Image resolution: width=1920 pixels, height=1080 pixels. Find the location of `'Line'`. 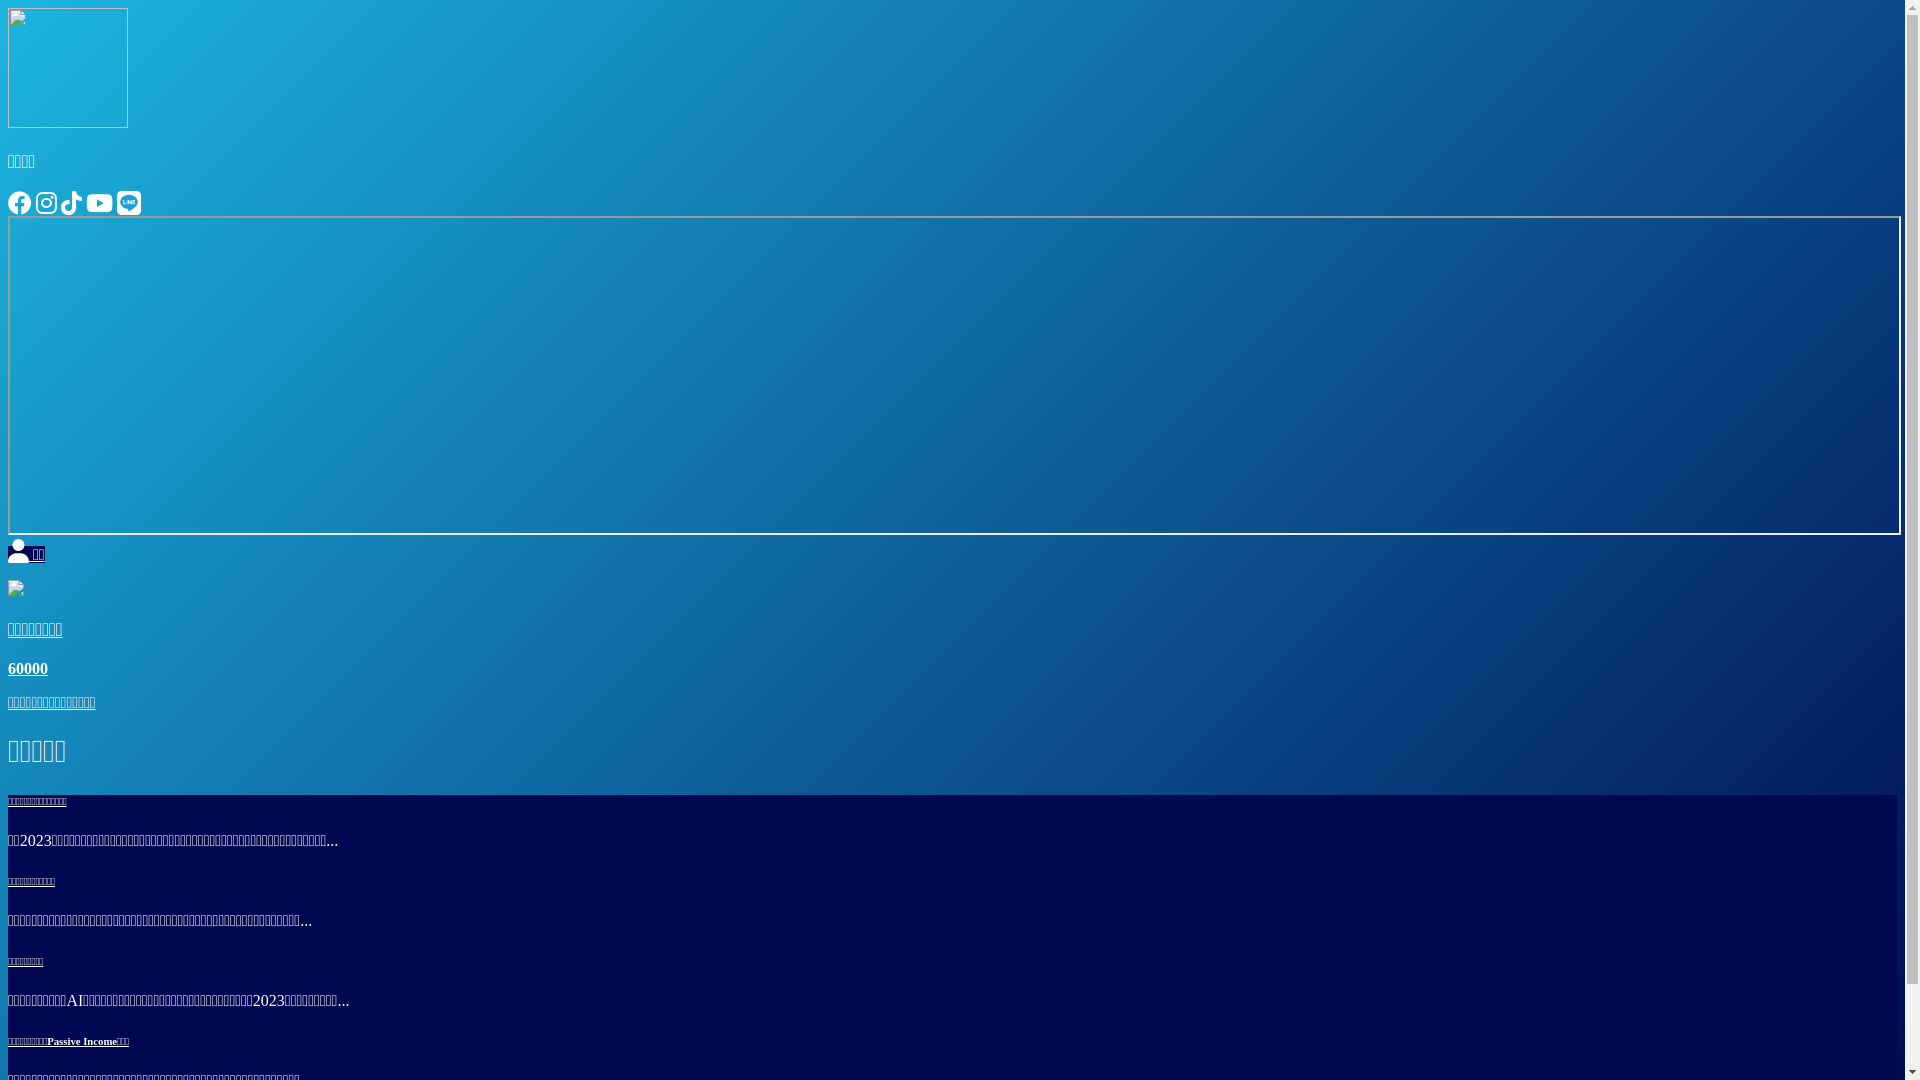

'Line' is located at coordinates (128, 206).